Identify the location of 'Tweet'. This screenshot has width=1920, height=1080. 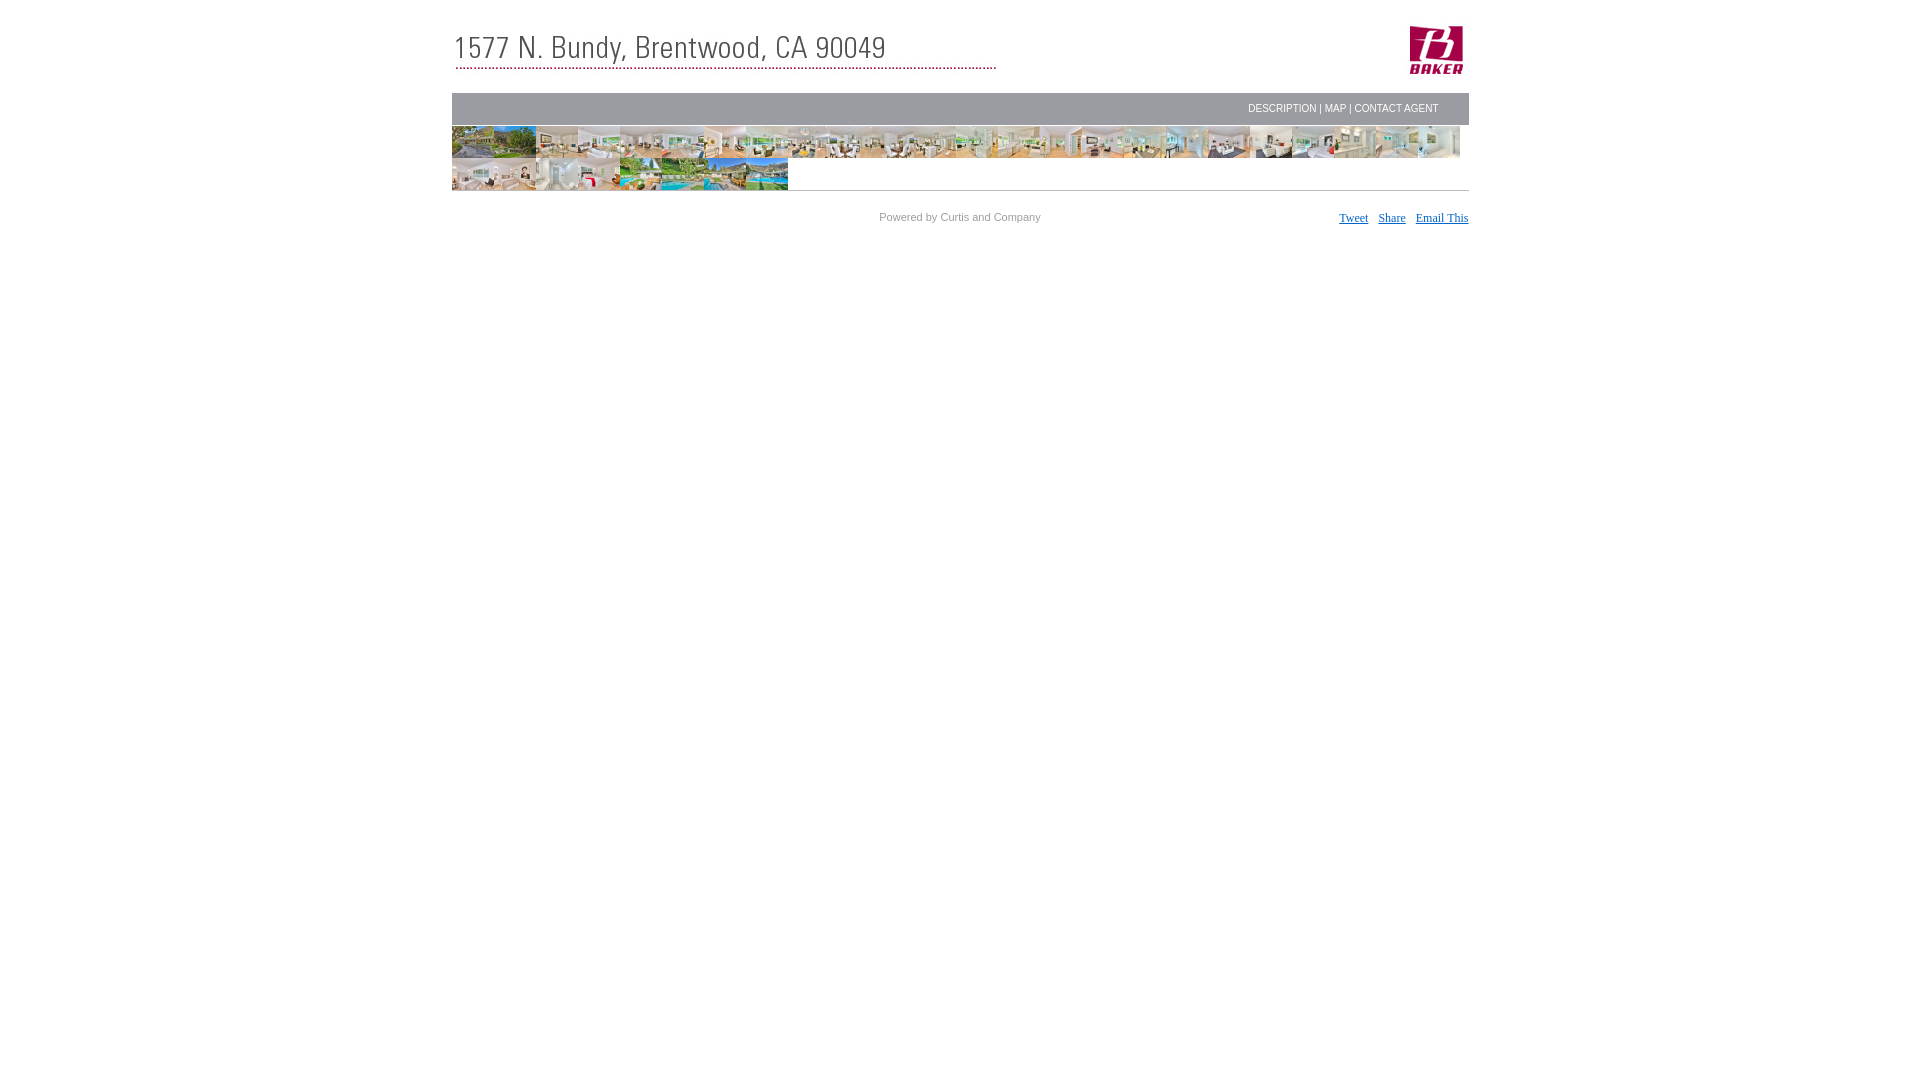
(1353, 218).